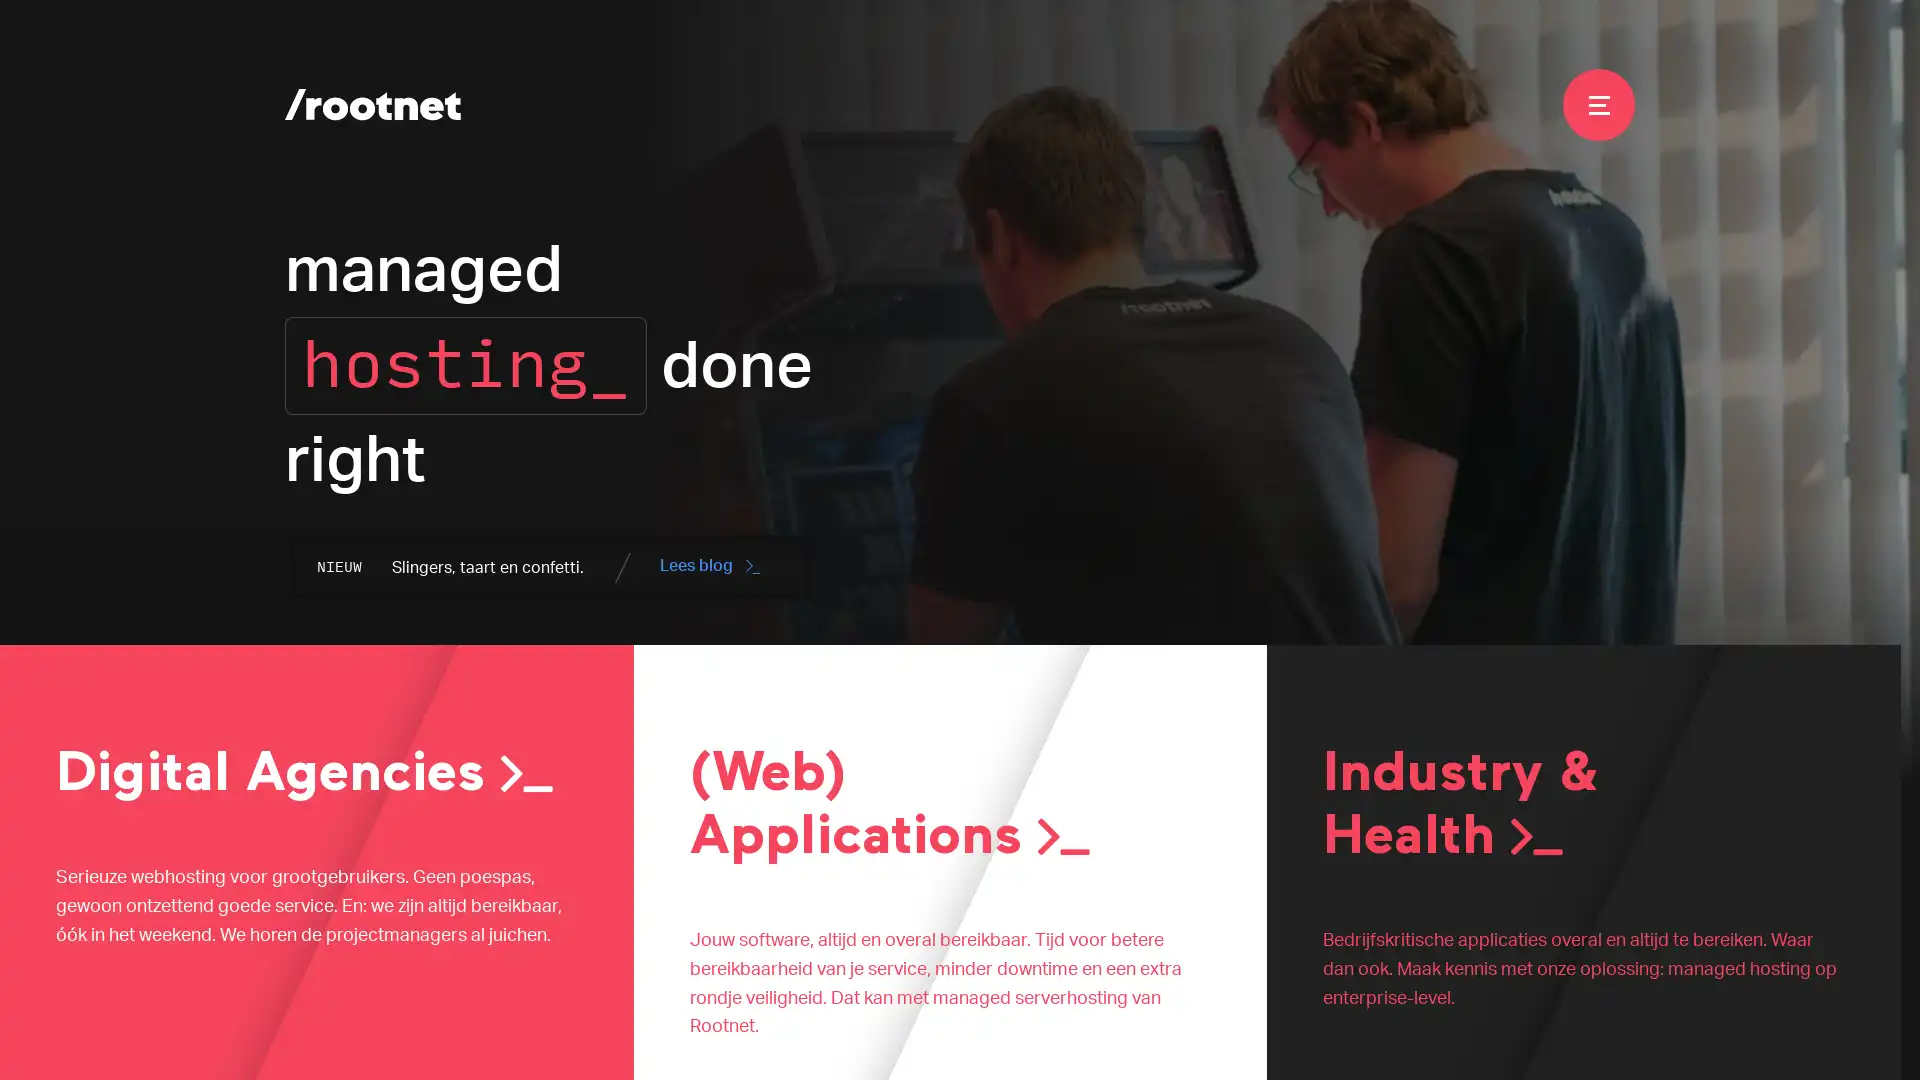  Describe the element at coordinates (1654, 1039) in the screenshot. I see `Alles afwijzen` at that location.